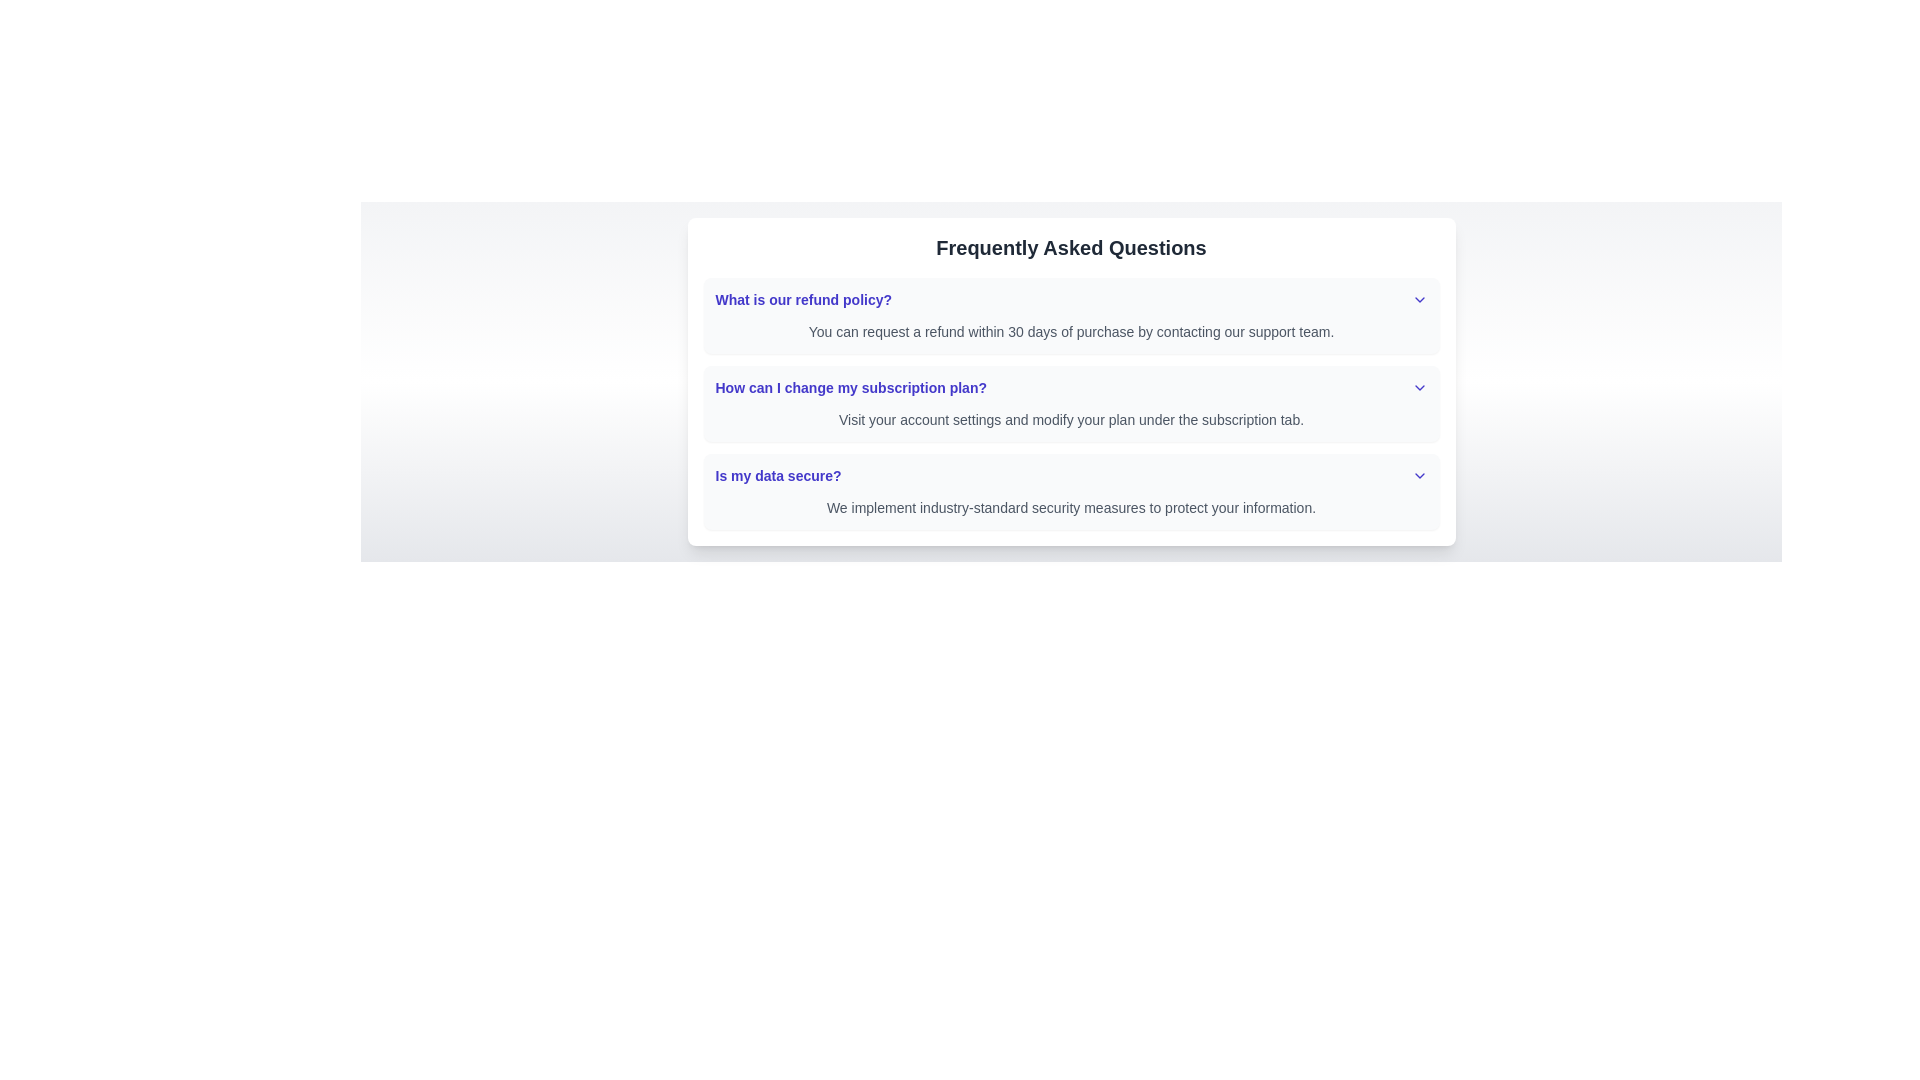 The height and width of the screenshot is (1080, 1920). Describe the element at coordinates (1418, 388) in the screenshot. I see `the expand/collapse icon located on the right side of the question 'How can I change my subscription plan?'. This icon indicates the expandability of the associated FAQ item` at that location.